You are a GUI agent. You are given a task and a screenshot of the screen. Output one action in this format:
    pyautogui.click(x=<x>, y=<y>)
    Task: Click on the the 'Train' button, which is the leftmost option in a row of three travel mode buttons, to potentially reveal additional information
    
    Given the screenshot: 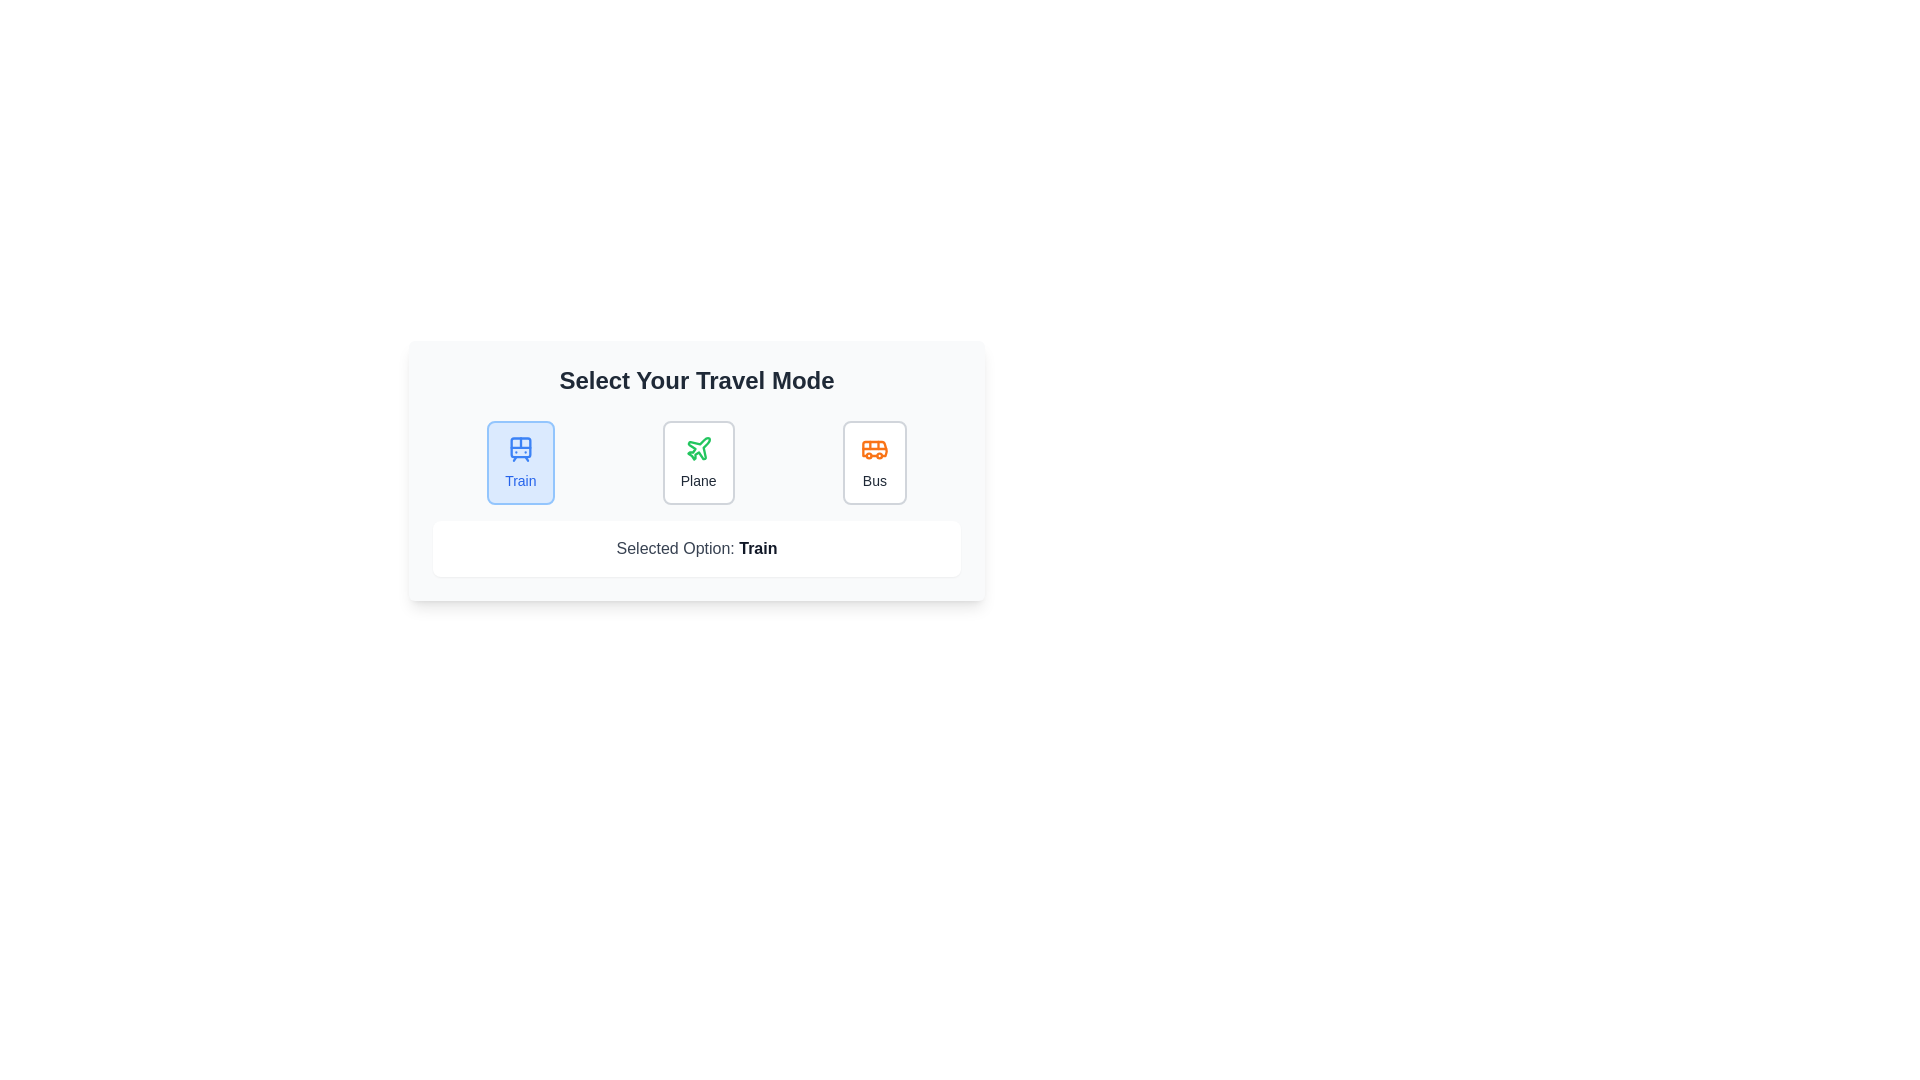 What is the action you would take?
    pyautogui.click(x=520, y=462)
    